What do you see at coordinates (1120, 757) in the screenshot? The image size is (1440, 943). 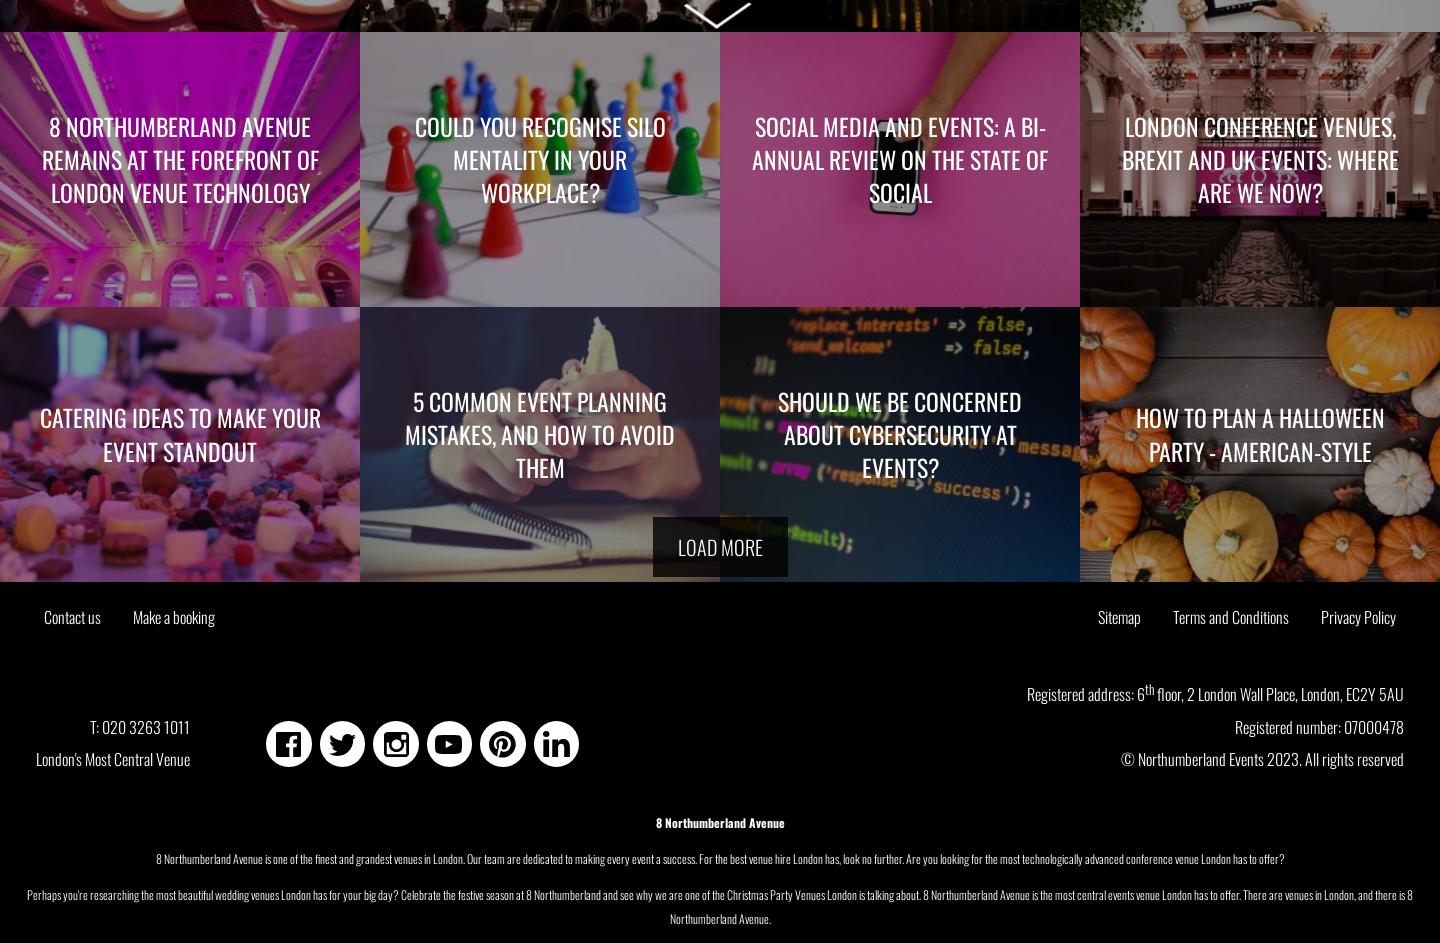 I see `'© Northumberland Events 2023. All rights reserved'` at bounding box center [1120, 757].